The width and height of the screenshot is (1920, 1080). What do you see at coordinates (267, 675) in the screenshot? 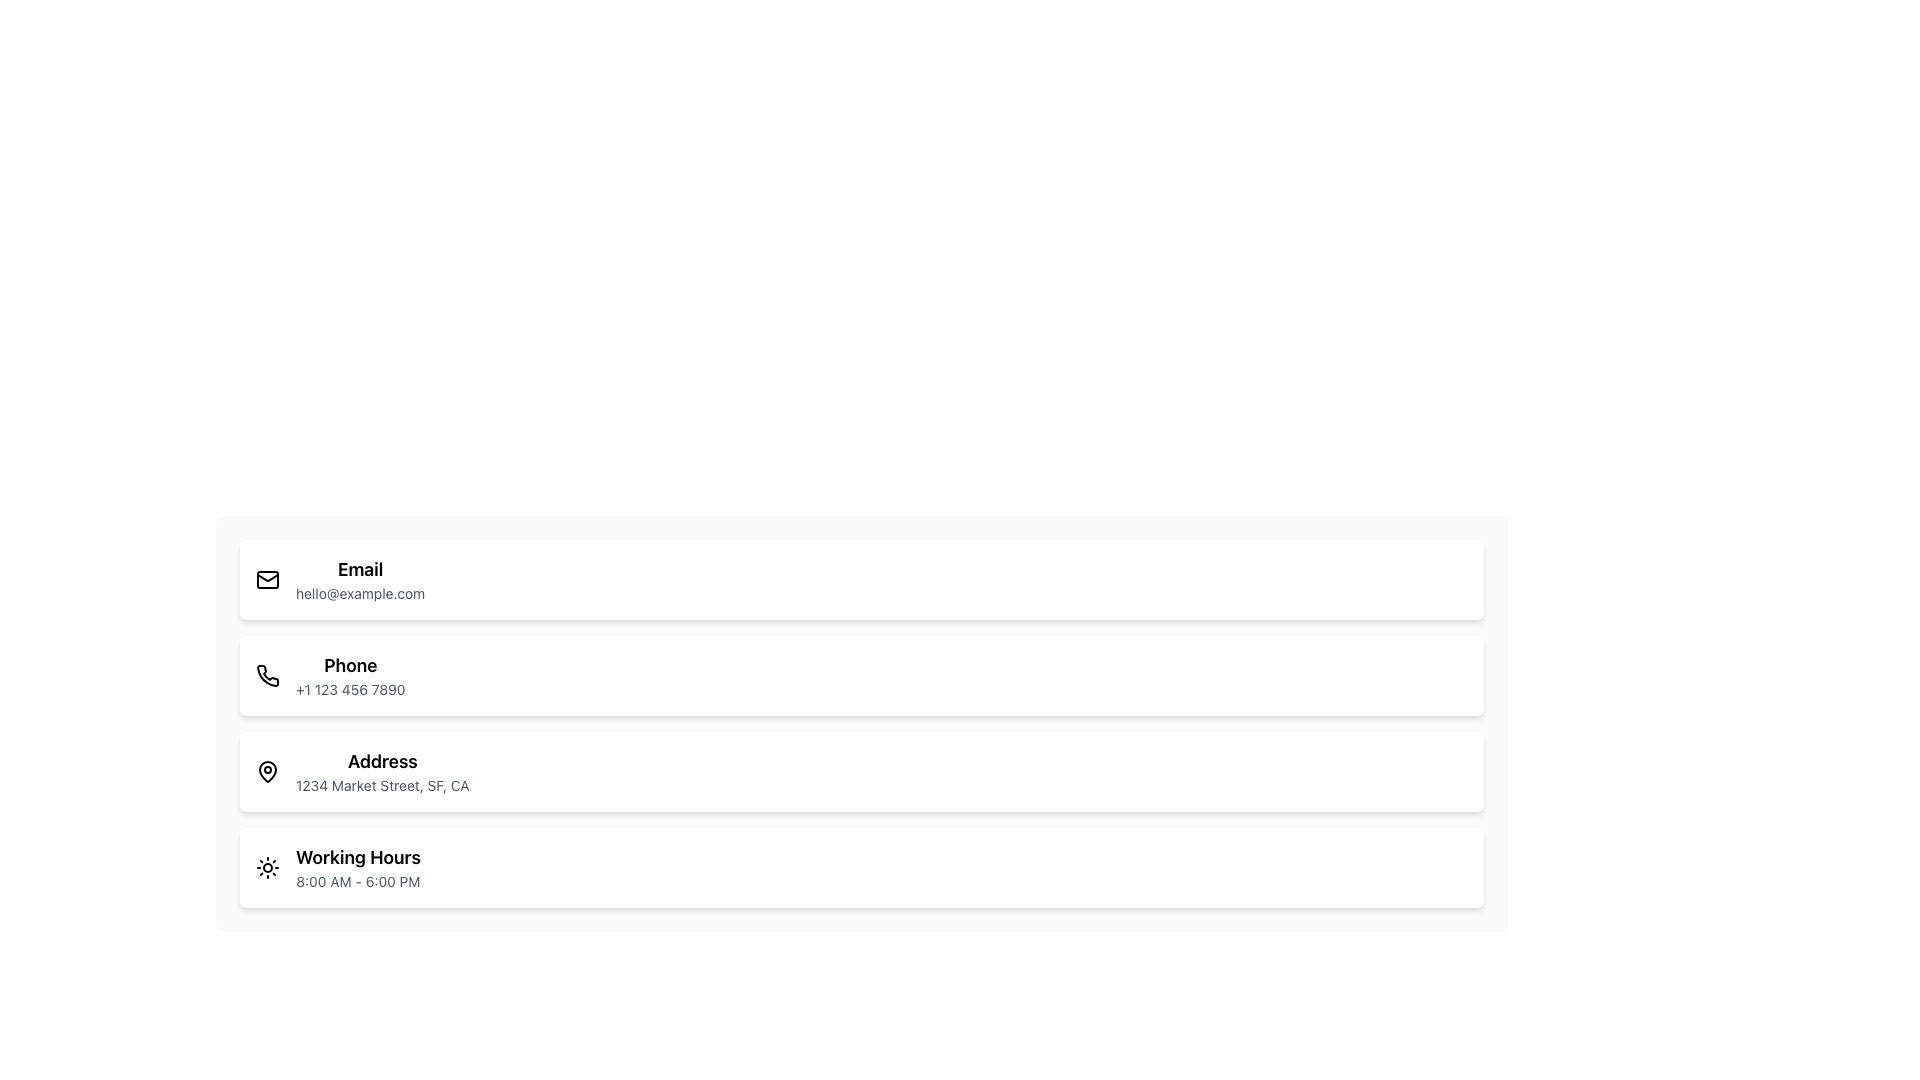
I see `the phone icon located in the second card from the top, which represents phone functionality and is positioned to the left of the text 'Phone' and the number '+1 123 456 7890'` at bounding box center [267, 675].